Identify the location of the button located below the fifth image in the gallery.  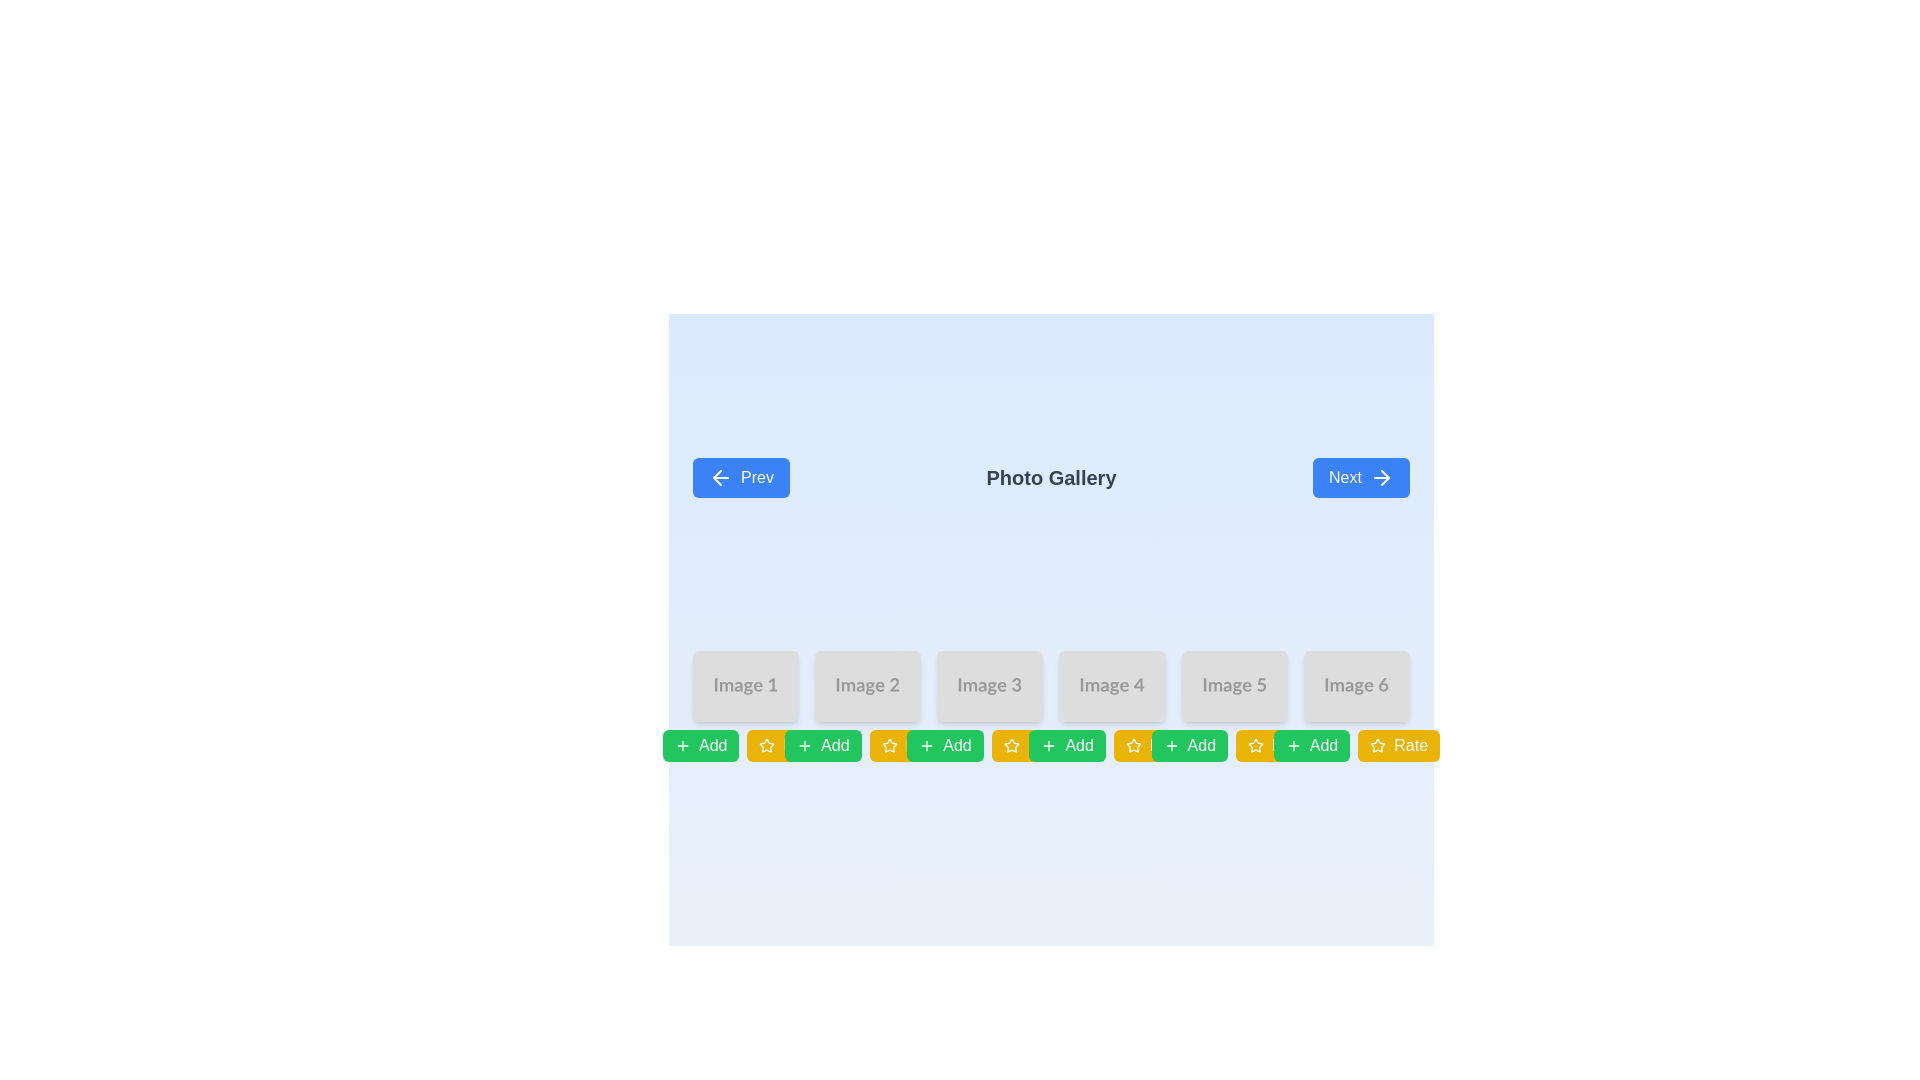
(1200, 745).